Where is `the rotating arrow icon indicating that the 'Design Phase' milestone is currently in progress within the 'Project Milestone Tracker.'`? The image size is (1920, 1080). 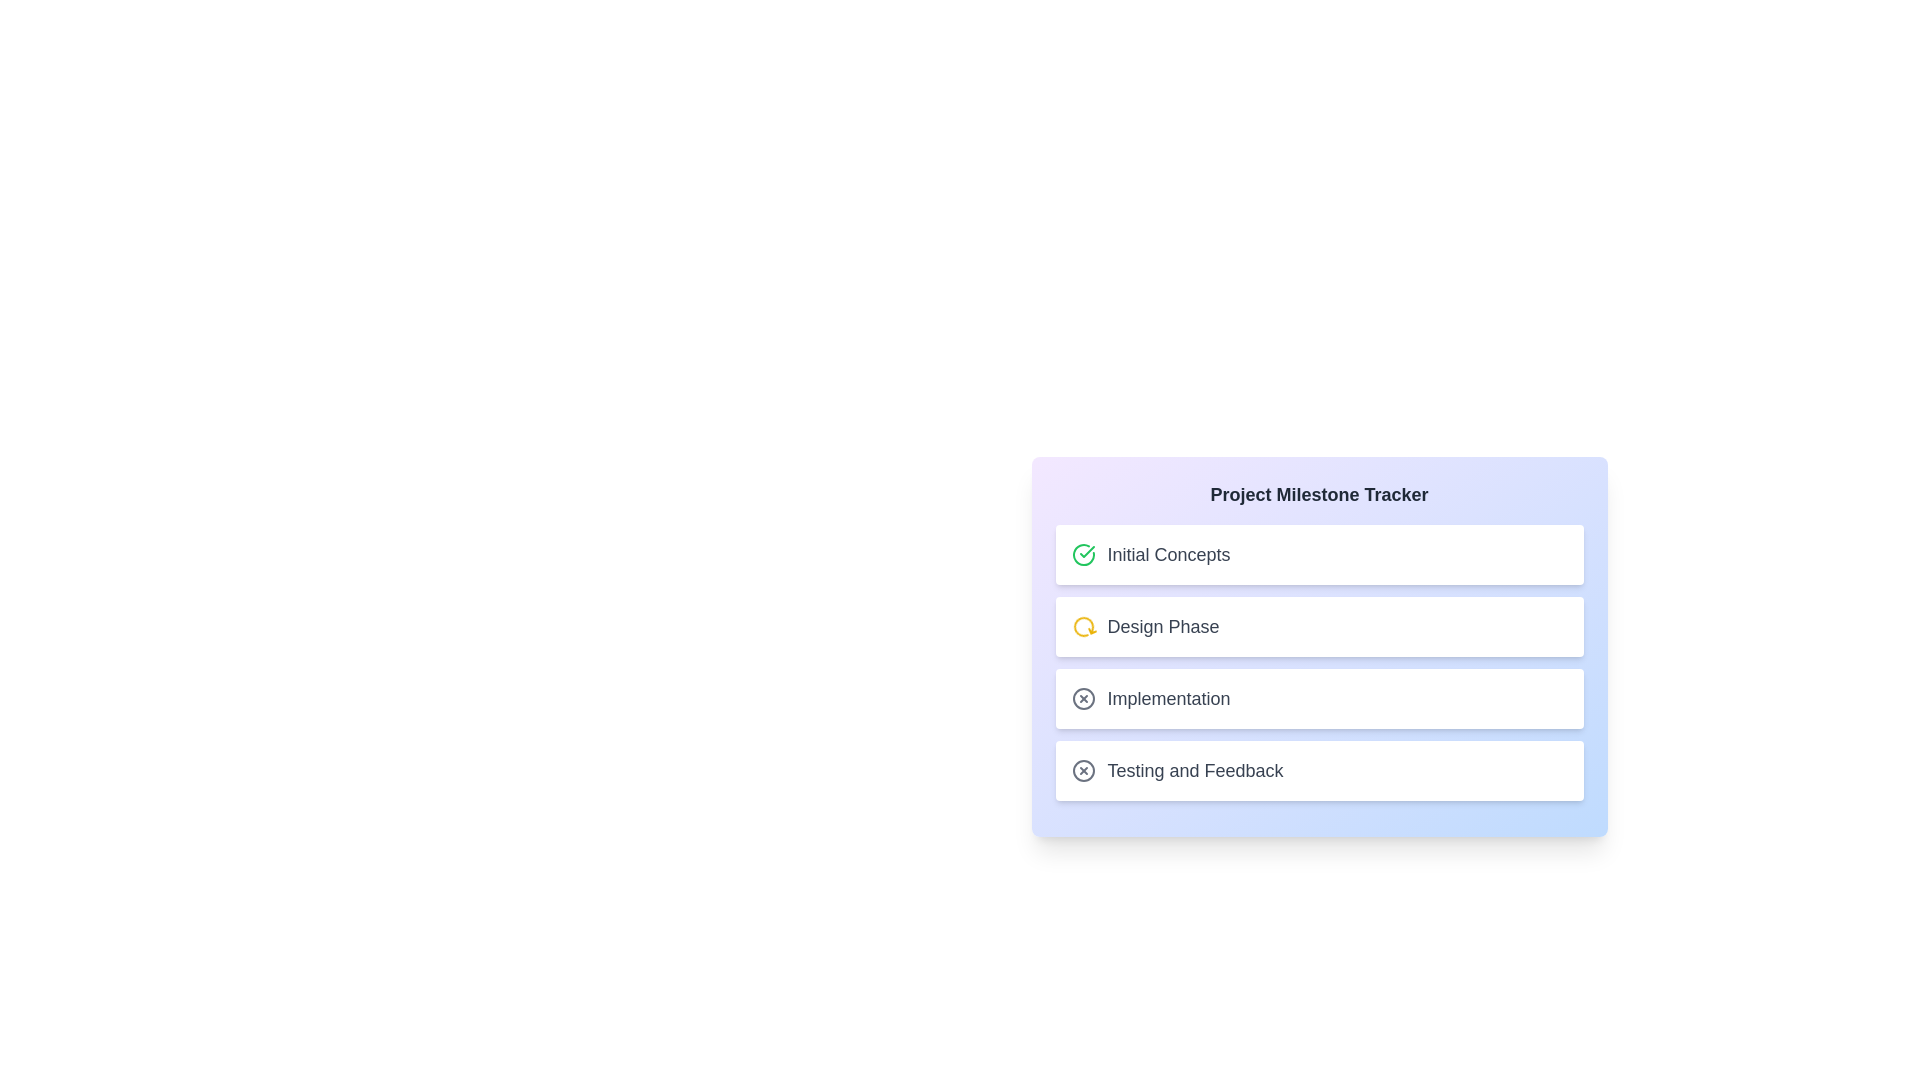 the rotating arrow icon indicating that the 'Design Phase' milestone is currently in progress within the 'Project Milestone Tracker.' is located at coordinates (1082, 626).